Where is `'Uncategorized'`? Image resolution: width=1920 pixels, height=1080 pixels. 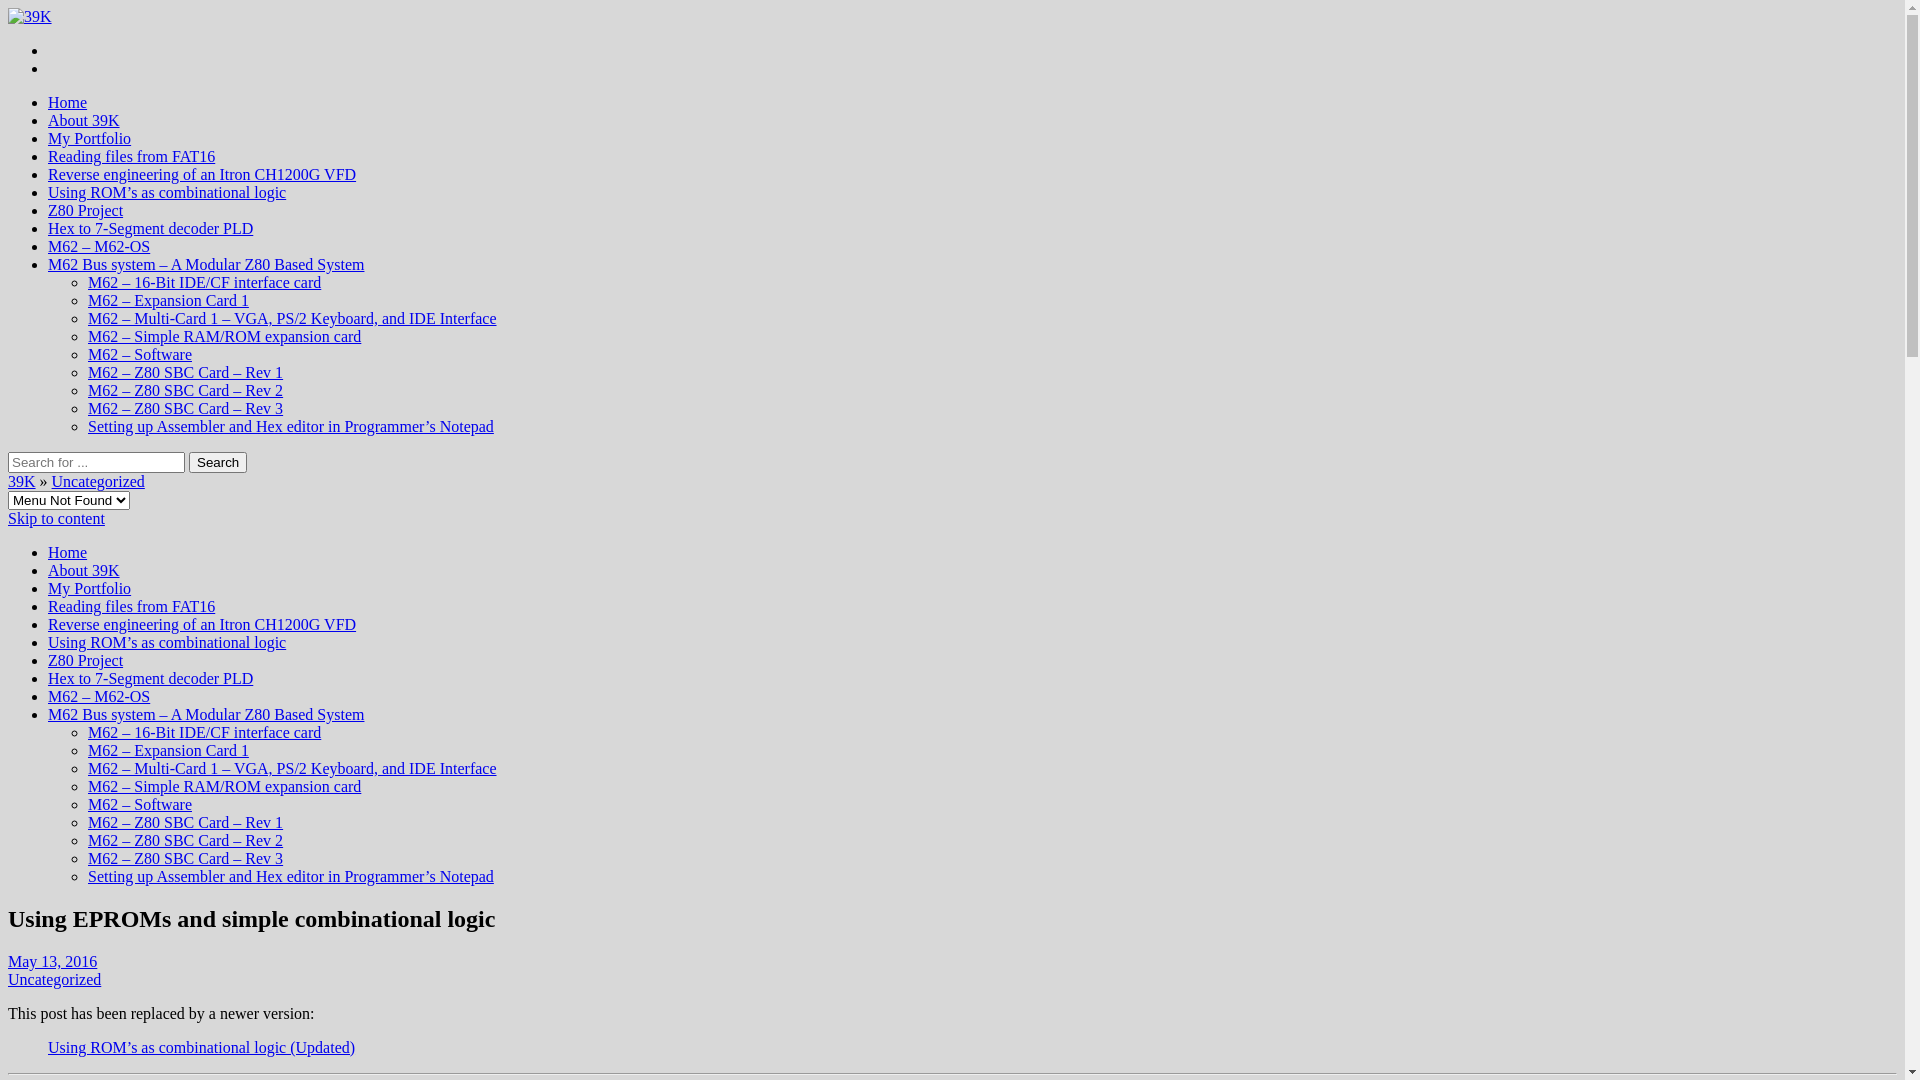
'Uncategorized' is located at coordinates (52, 481).